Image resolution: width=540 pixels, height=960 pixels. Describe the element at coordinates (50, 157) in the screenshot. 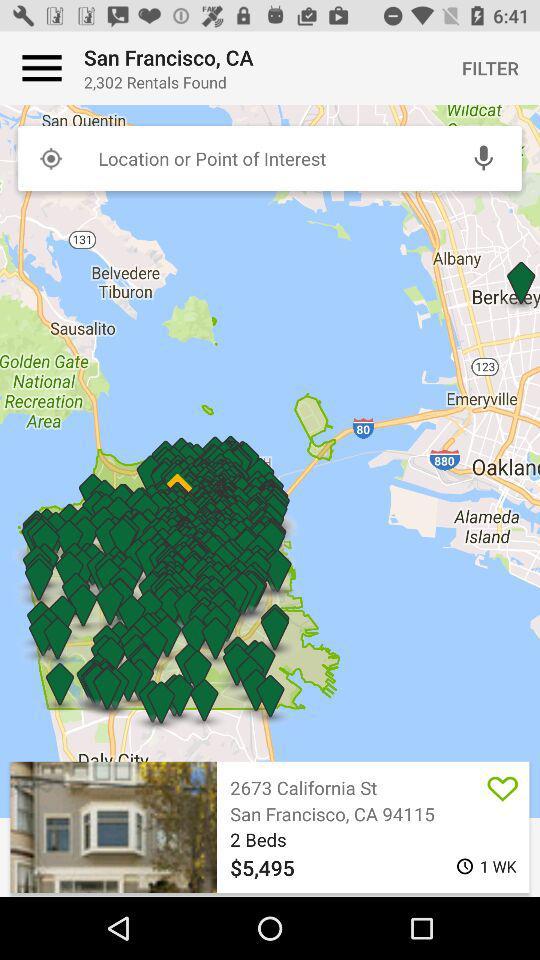

I see `the location_crosshair icon` at that location.